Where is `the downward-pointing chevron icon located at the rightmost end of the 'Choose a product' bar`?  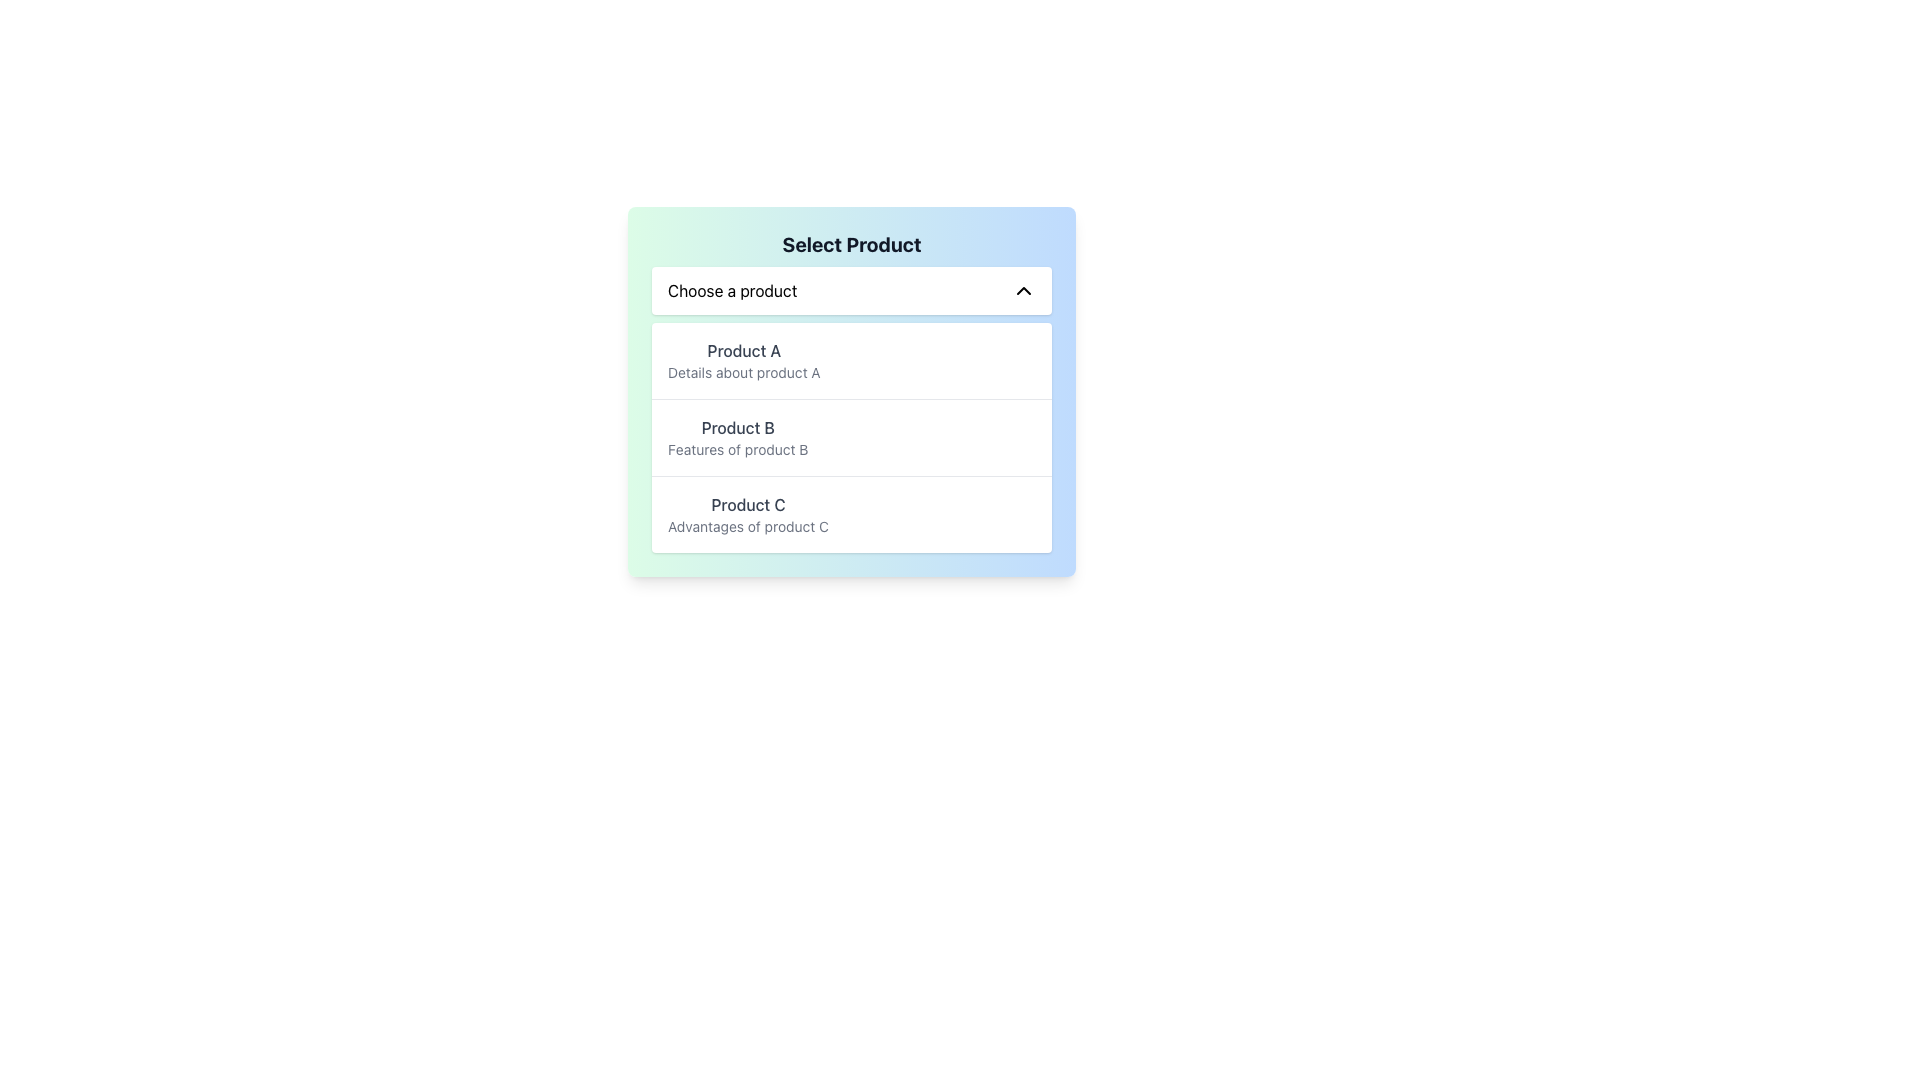 the downward-pointing chevron icon located at the rightmost end of the 'Choose a product' bar is located at coordinates (1023, 290).